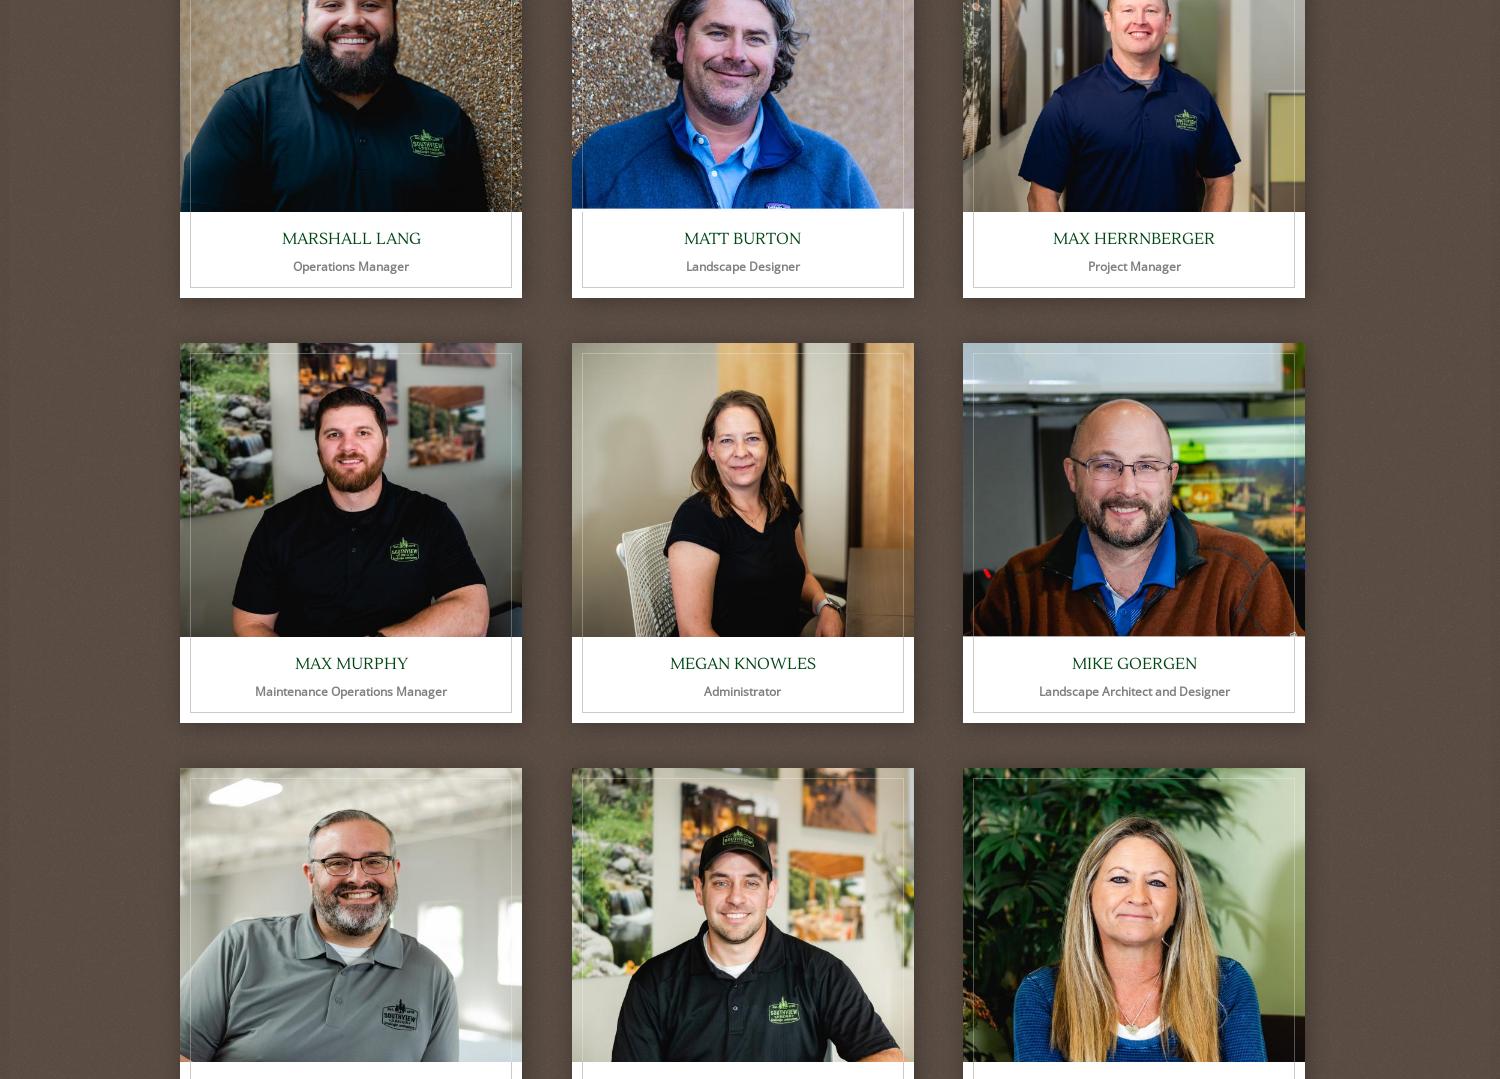 Image resolution: width=1500 pixels, height=1079 pixels. I want to click on 'Marshall Lang', so click(349, 237).